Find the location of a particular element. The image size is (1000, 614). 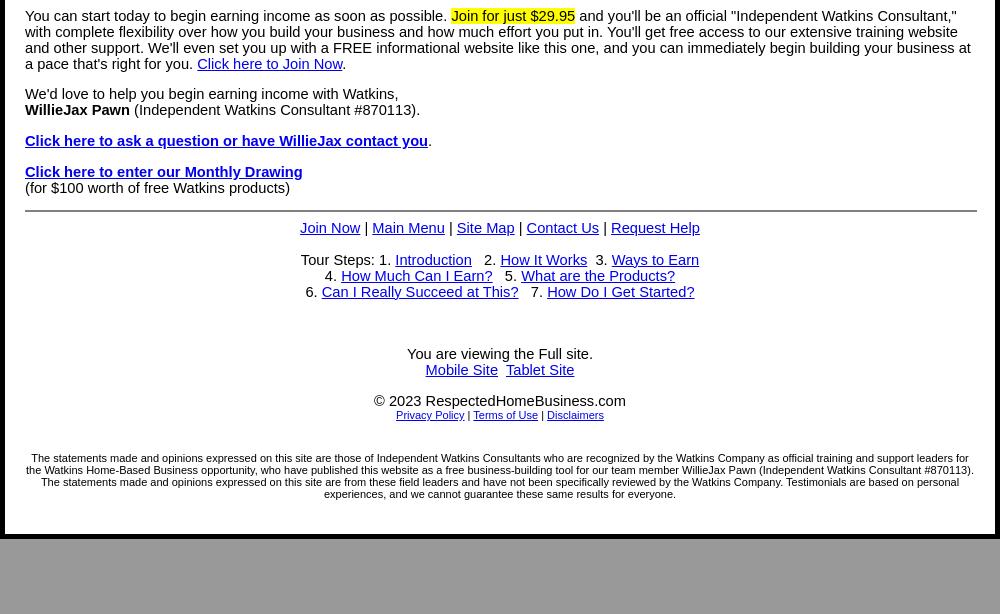

'2.' is located at coordinates (484, 257).